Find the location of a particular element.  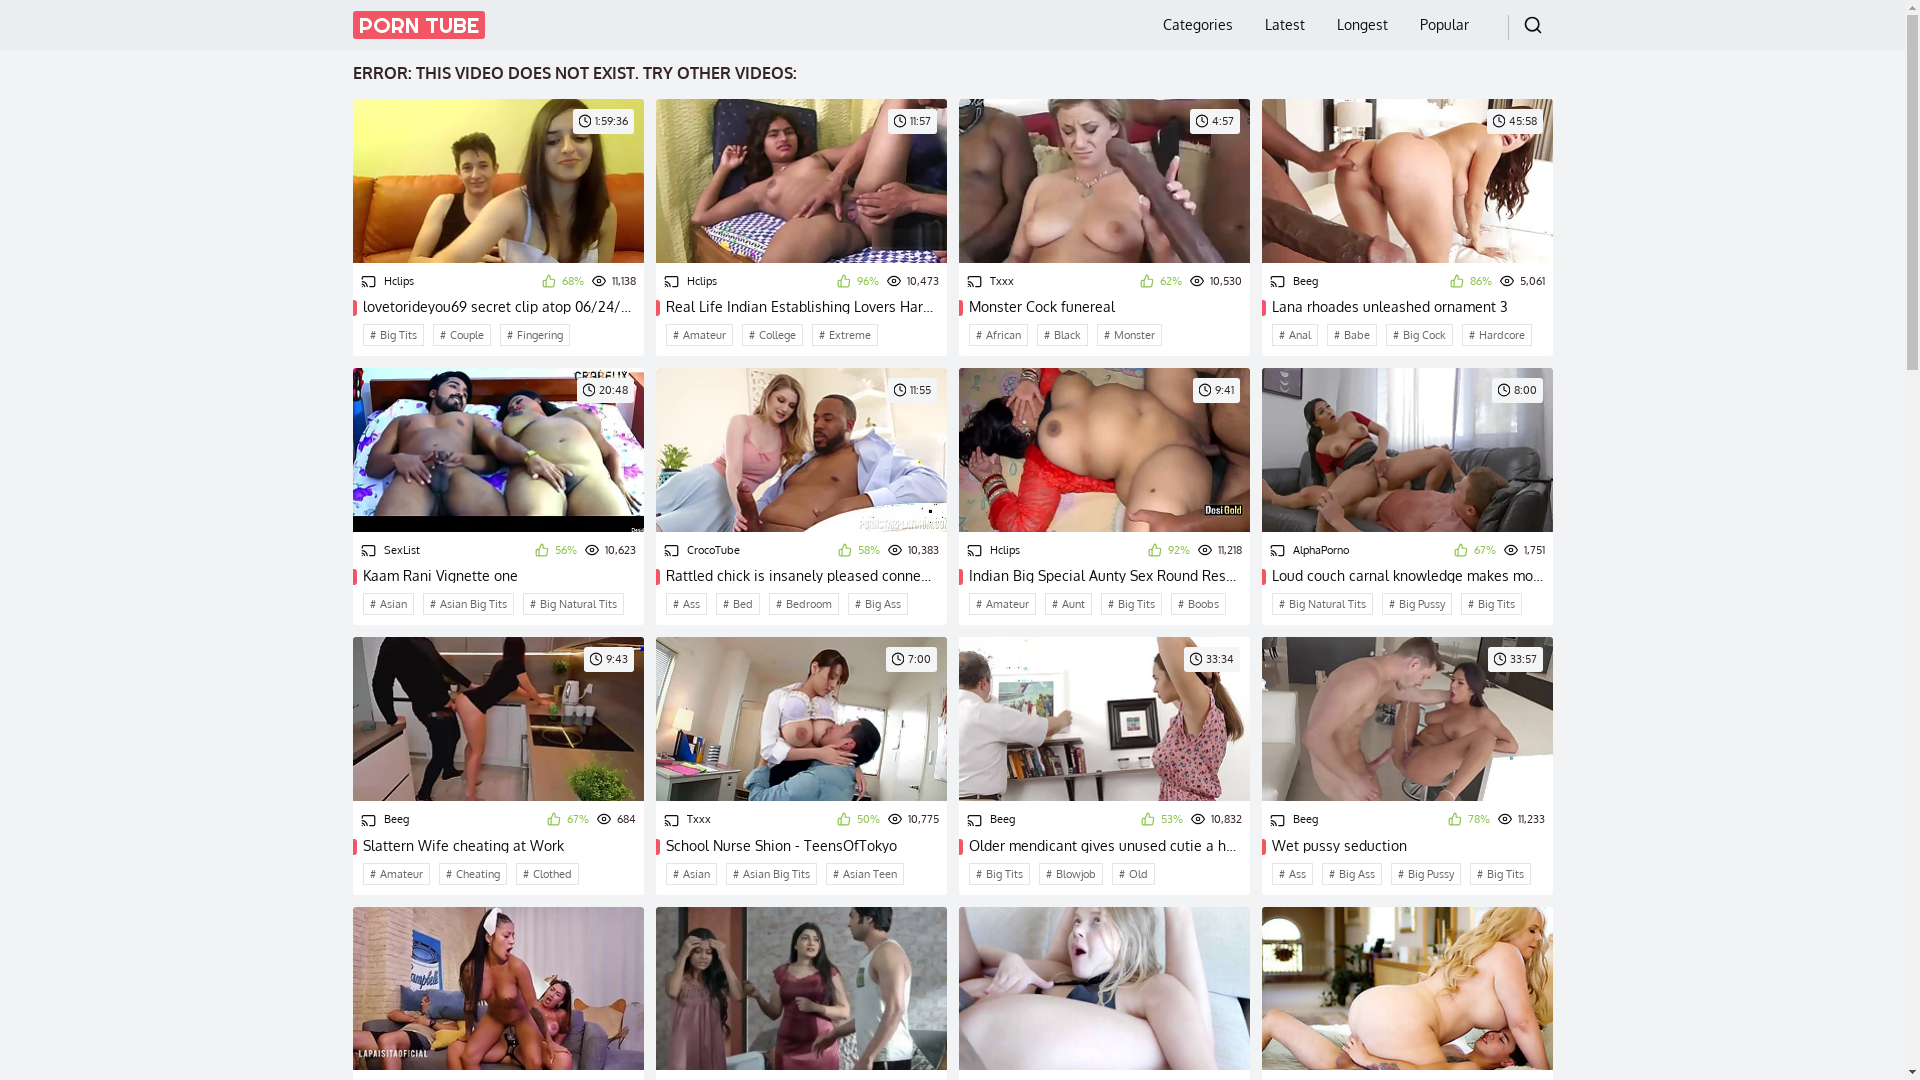

'Wet pussy seduction' is located at coordinates (1406, 845).